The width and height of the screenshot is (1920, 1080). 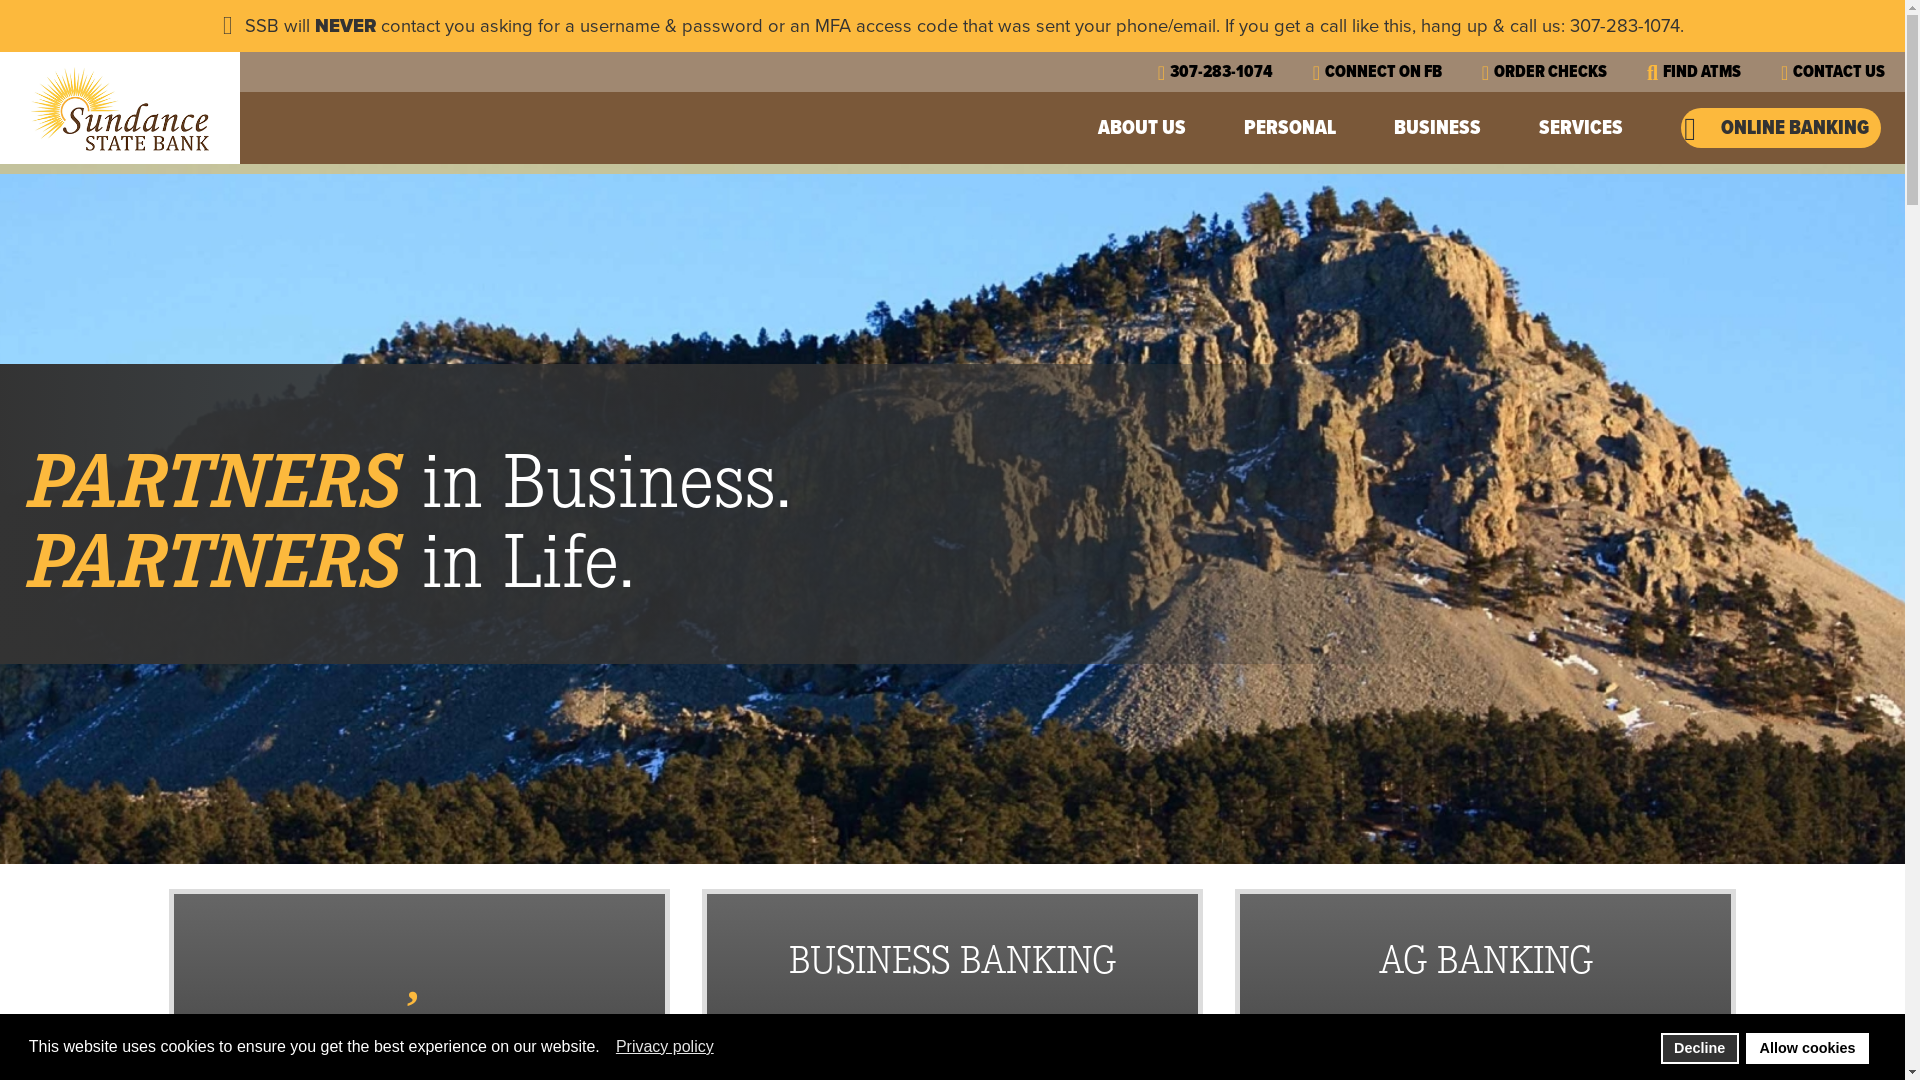 What do you see at coordinates (666, 1045) in the screenshot?
I see `'Privacy policy'` at bounding box center [666, 1045].